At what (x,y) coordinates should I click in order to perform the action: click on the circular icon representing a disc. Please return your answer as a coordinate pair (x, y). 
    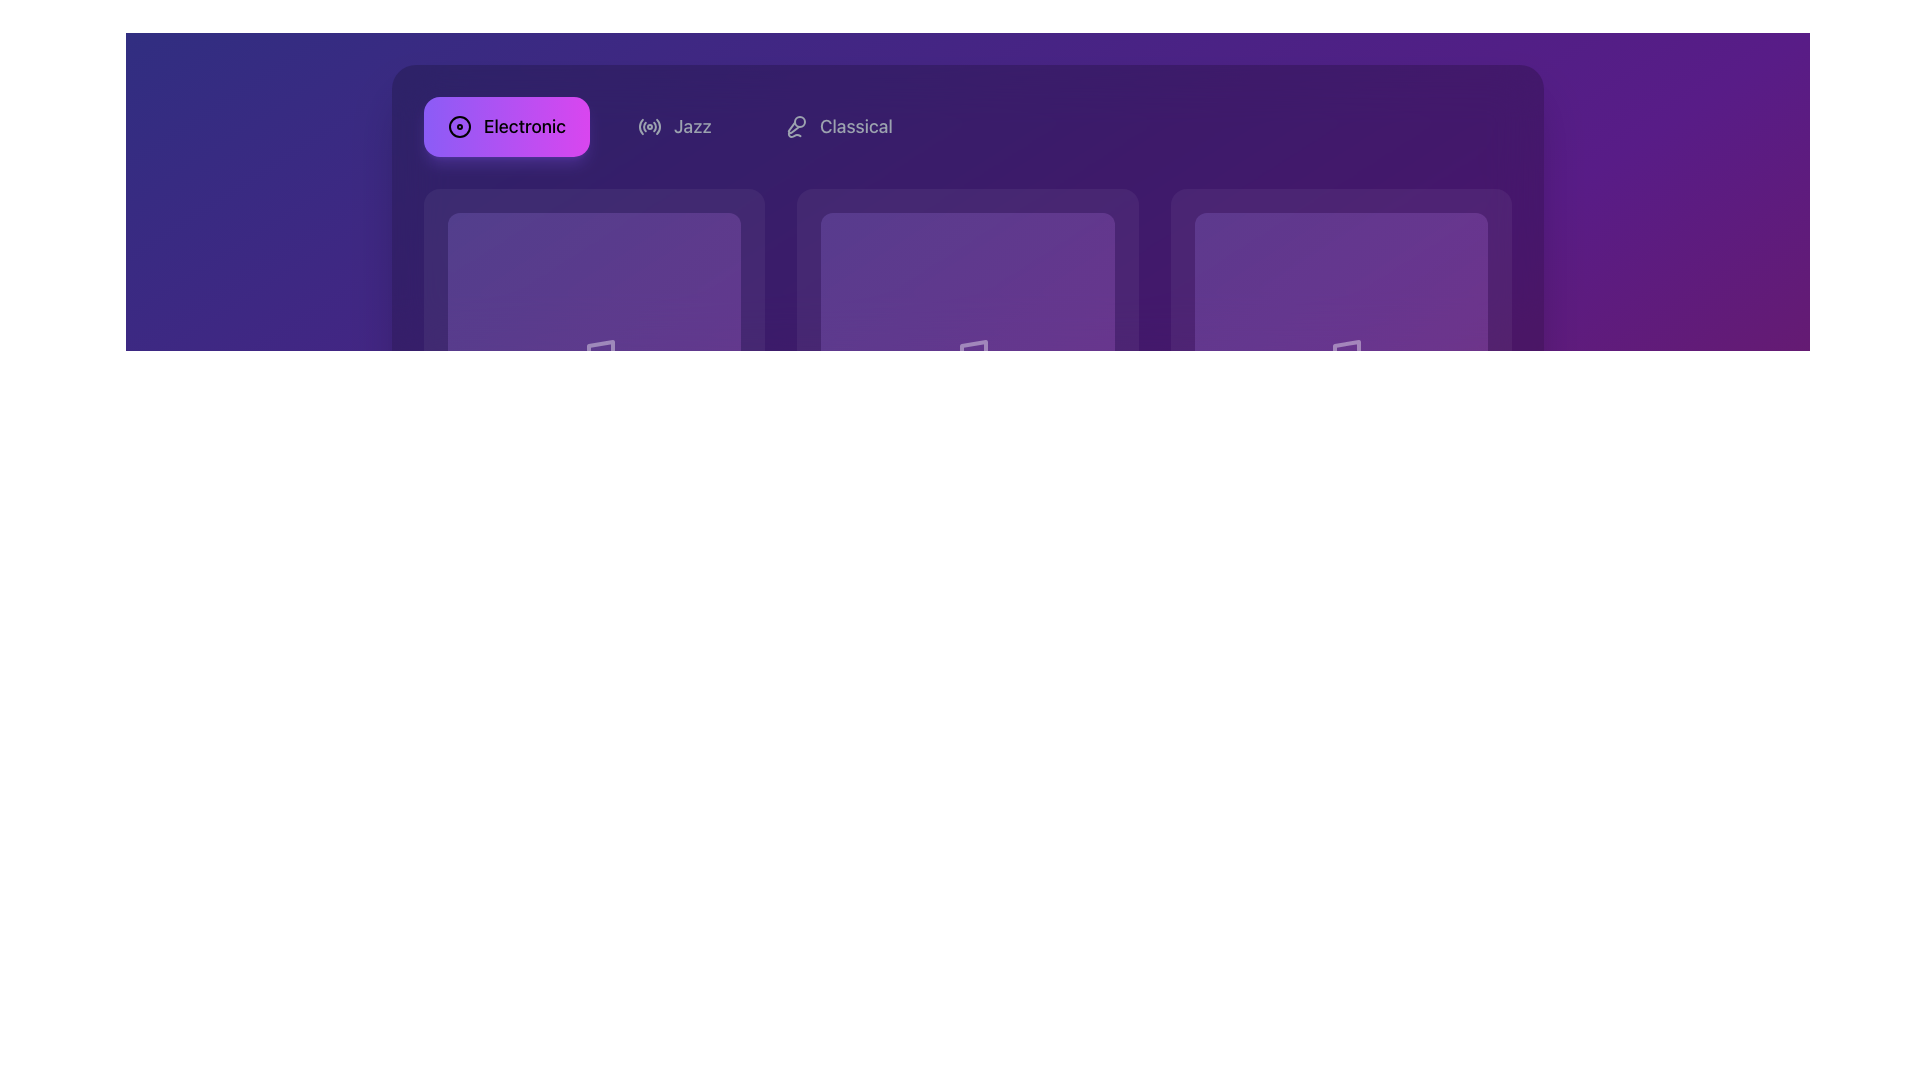
    Looking at the image, I should click on (459, 127).